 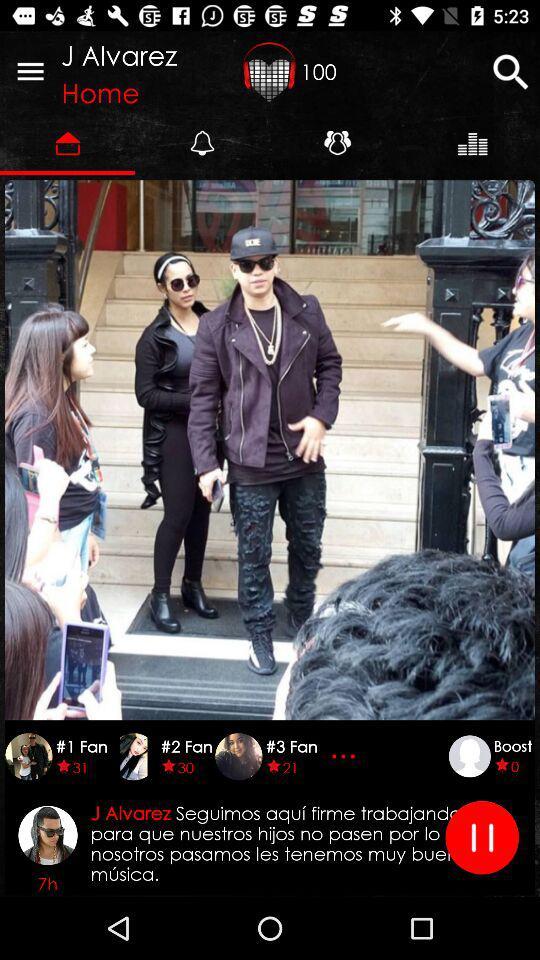 I want to click on item to the left of j alvarez icon, so click(x=29, y=71).